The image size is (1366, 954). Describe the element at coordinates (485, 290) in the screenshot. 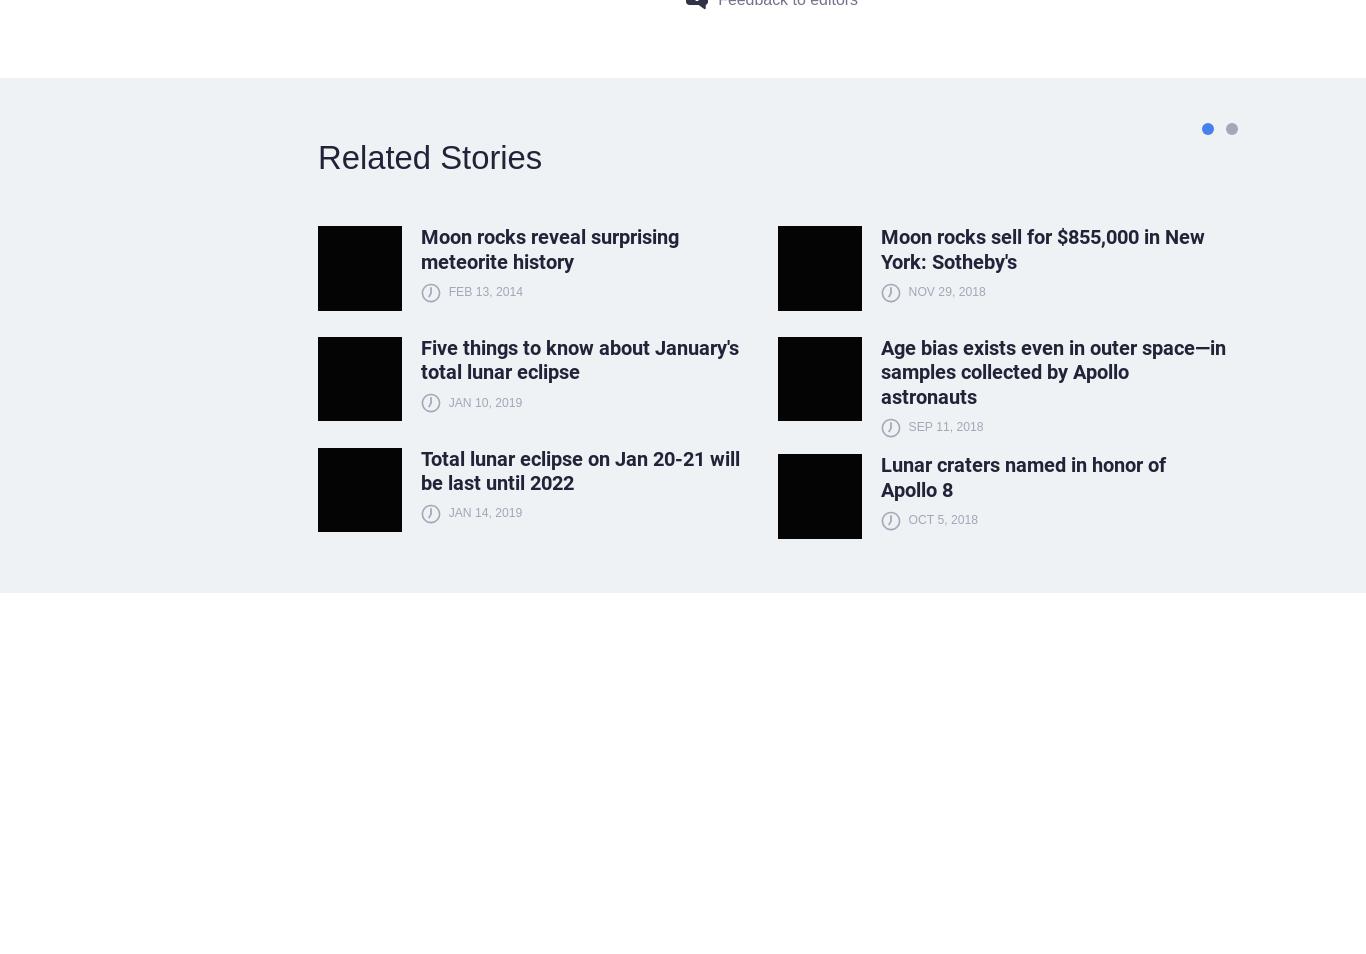

I see `'Feb 13, 2014'` at that location.